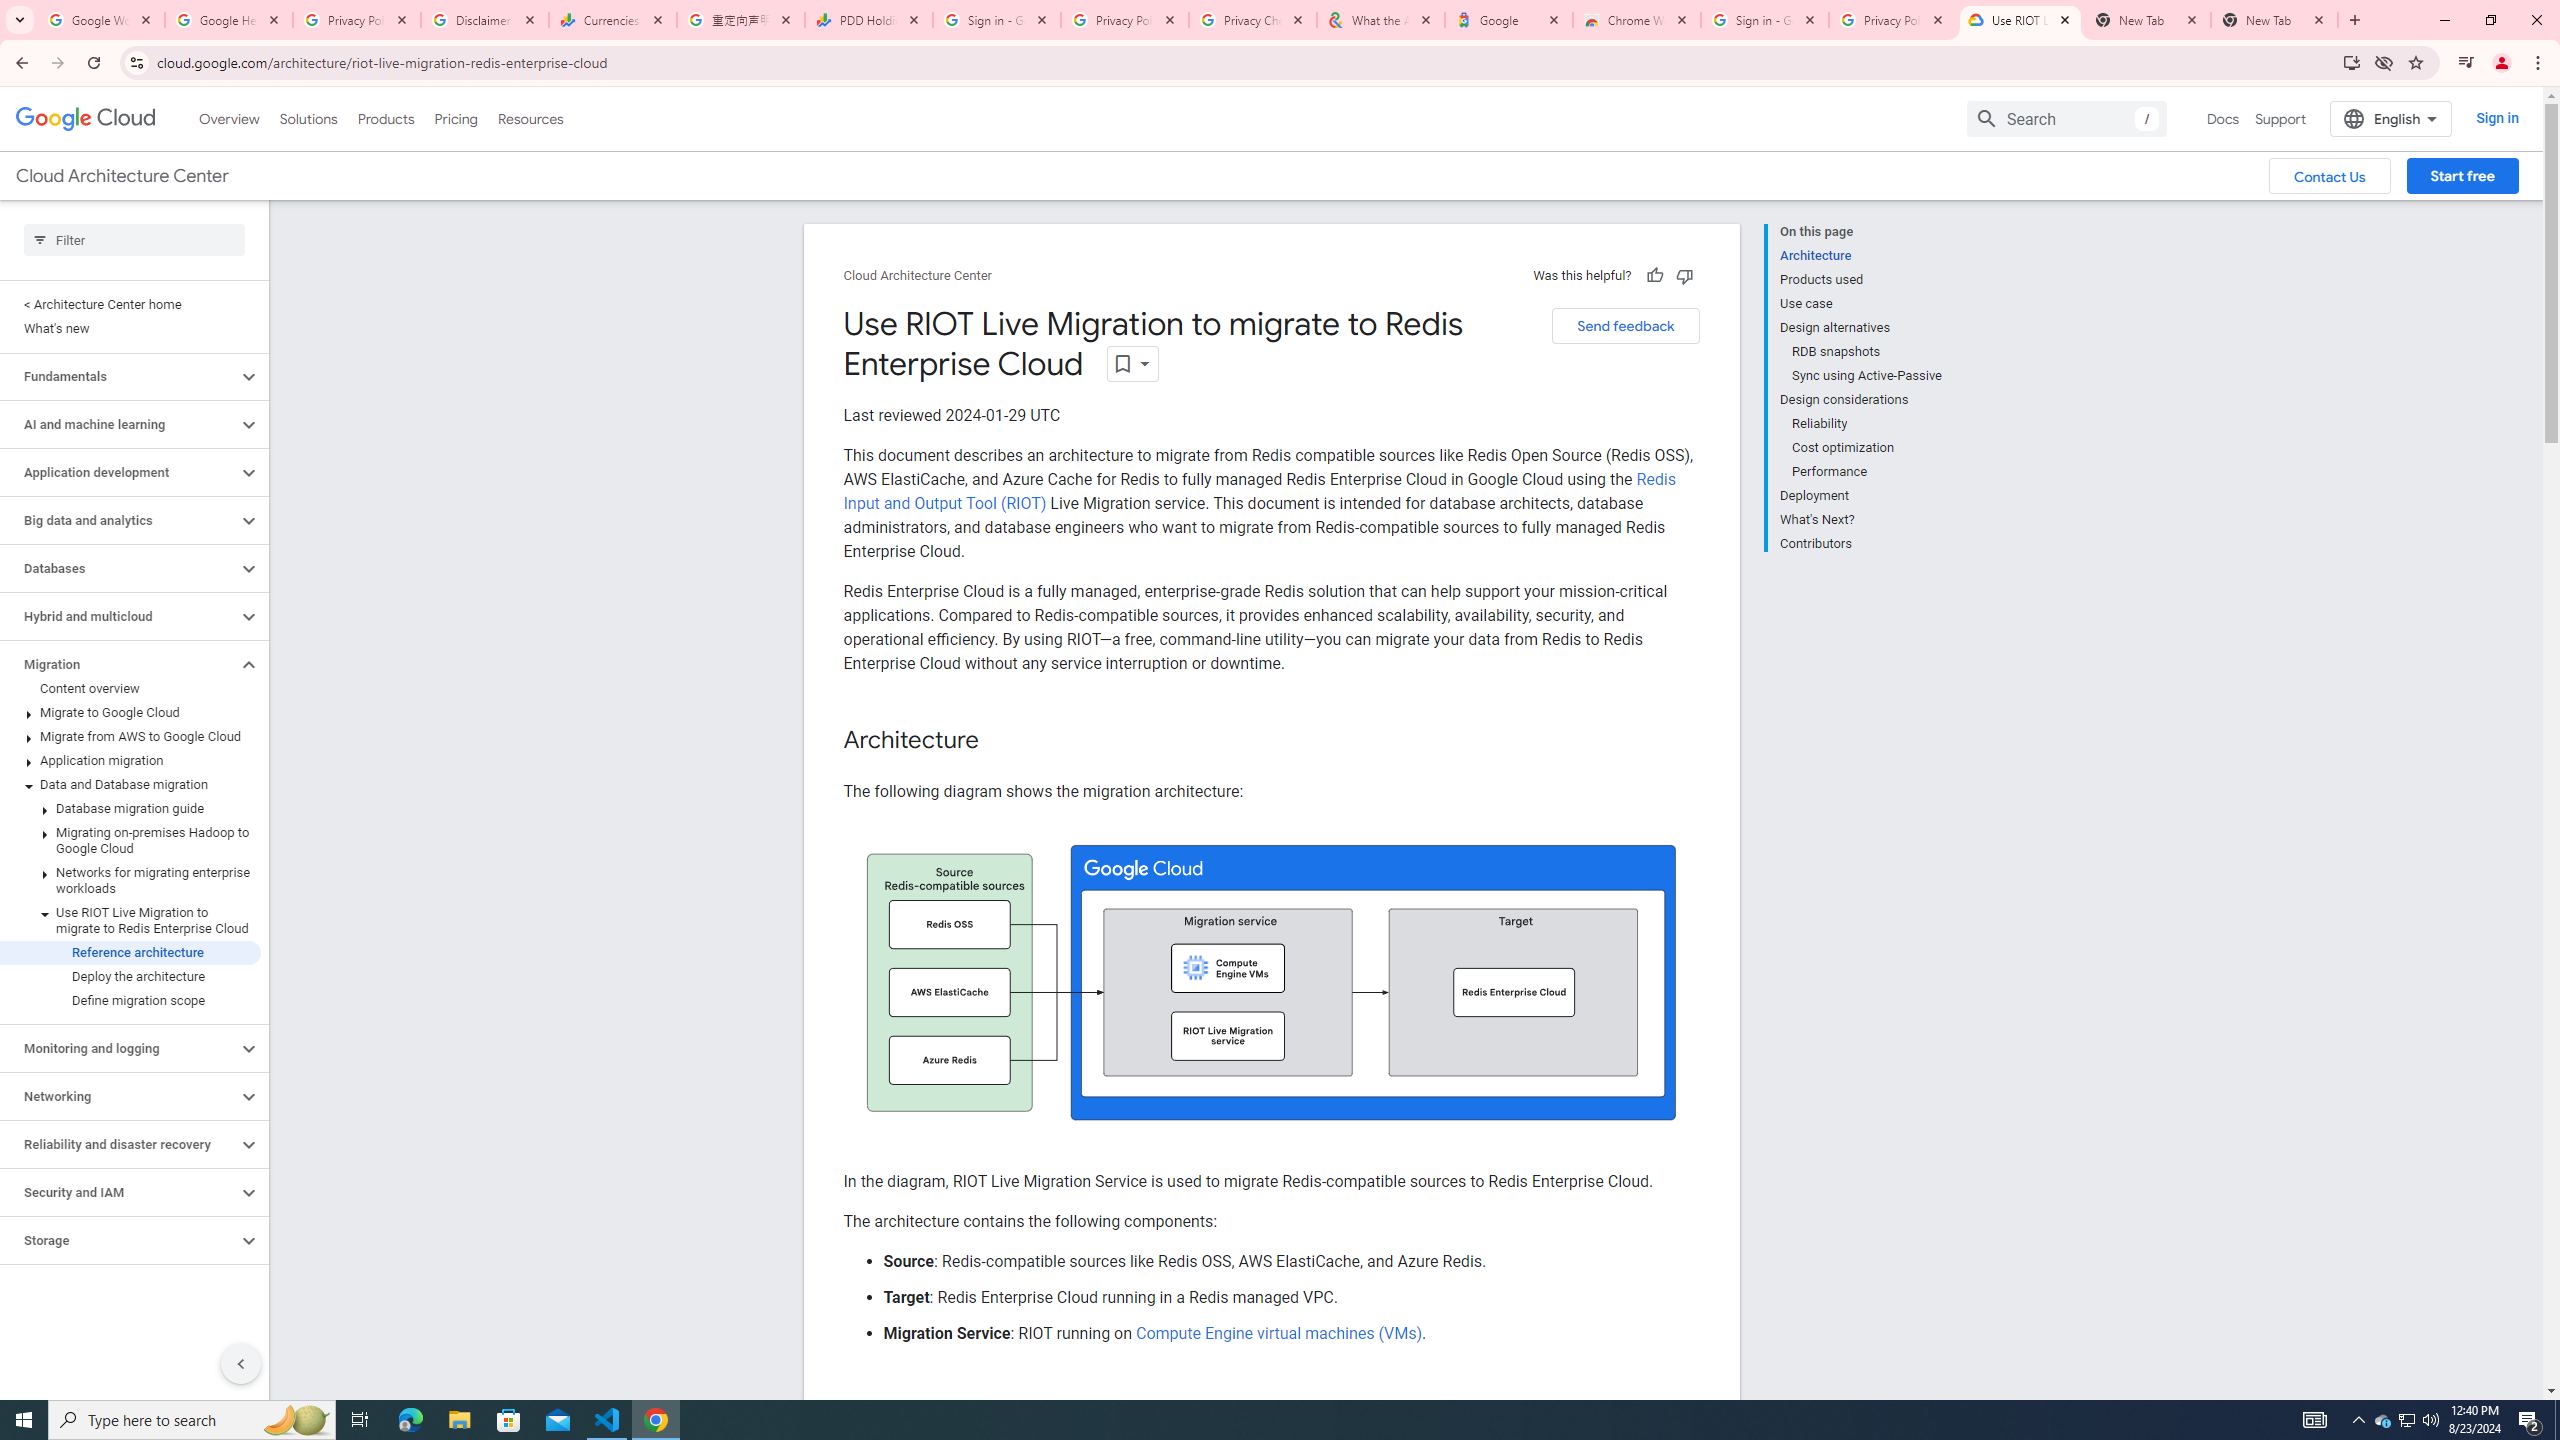 The image size is (2560, 1440). What do you see at coordinates (612, 19) in the screenshot?
I see `'Currencies - Google Finance'` at bounding box center [612, 19].